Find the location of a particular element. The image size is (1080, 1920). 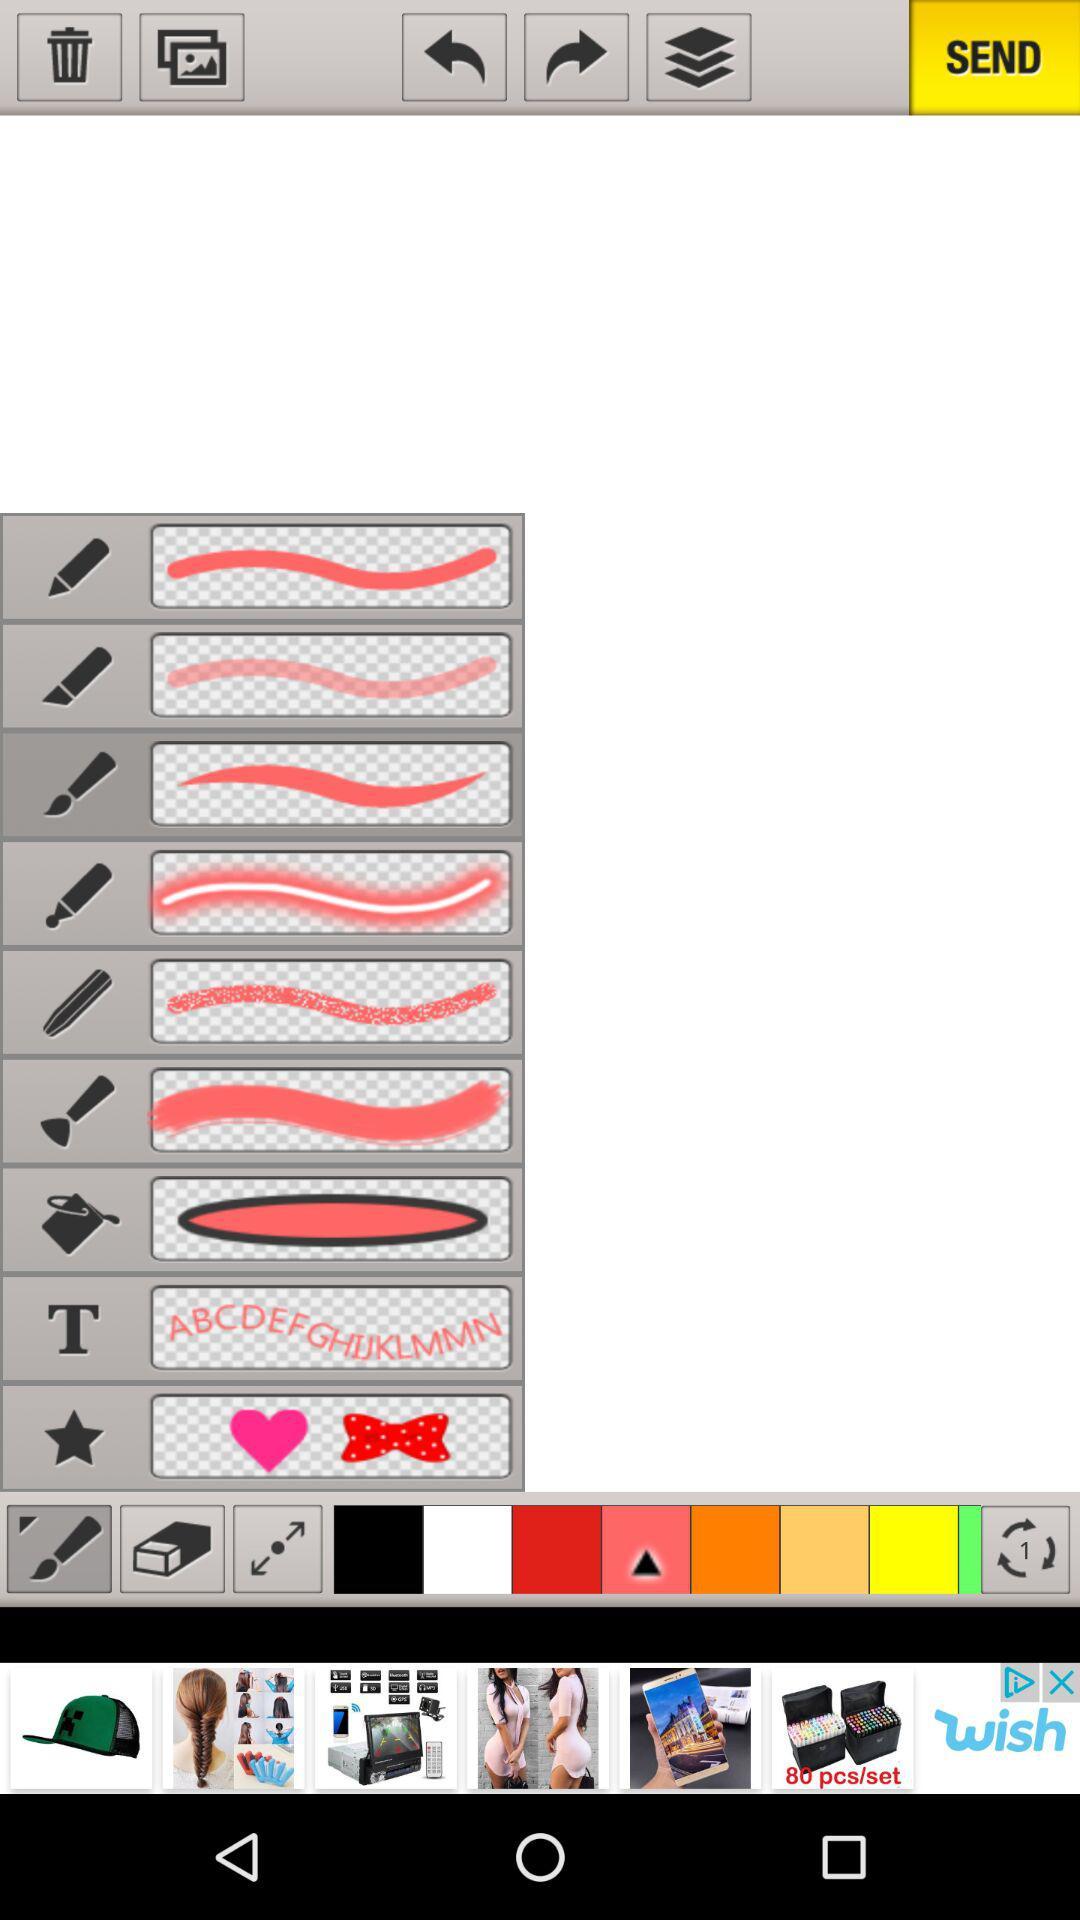

the edit icon is located at coordinates (58, 1548).